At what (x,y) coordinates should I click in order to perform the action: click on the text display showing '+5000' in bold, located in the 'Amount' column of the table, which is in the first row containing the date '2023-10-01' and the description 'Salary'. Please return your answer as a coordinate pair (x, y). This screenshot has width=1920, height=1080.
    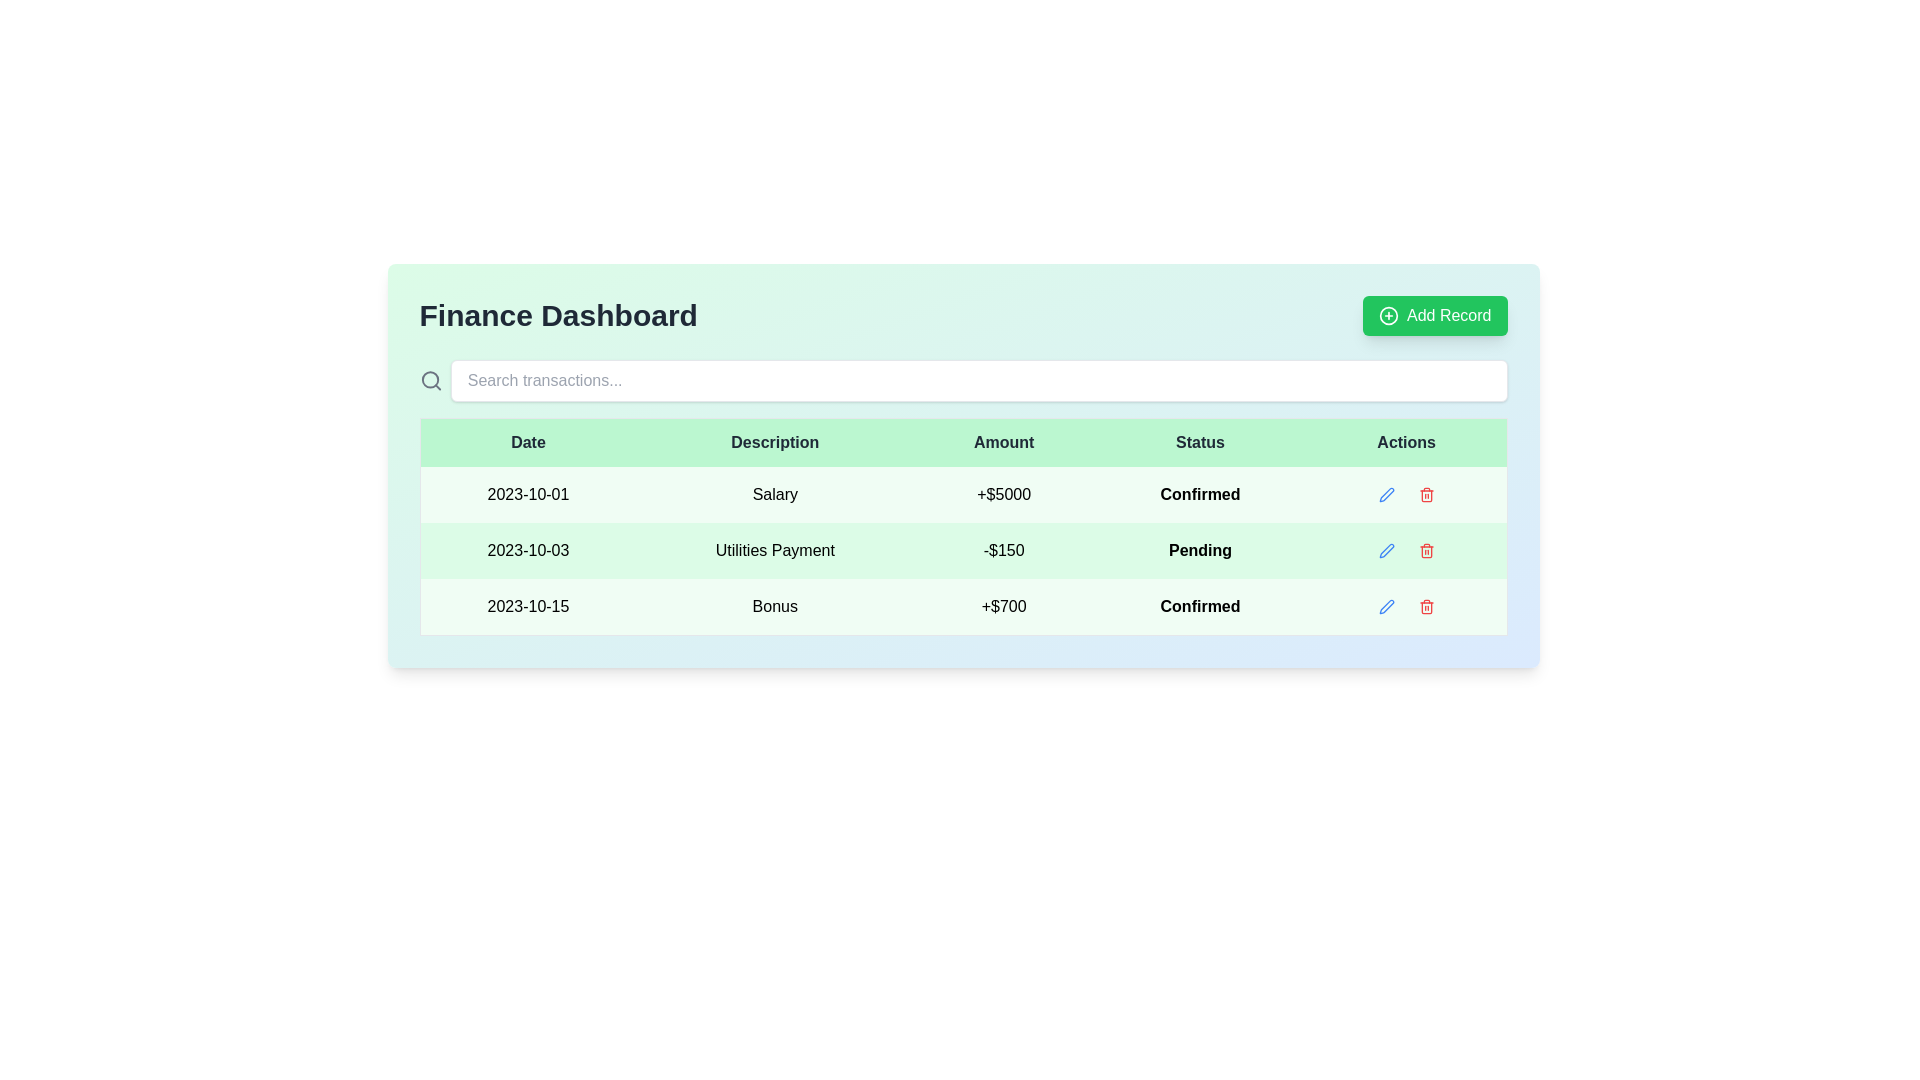
    Looking at the image, I should click on (1004, 494).